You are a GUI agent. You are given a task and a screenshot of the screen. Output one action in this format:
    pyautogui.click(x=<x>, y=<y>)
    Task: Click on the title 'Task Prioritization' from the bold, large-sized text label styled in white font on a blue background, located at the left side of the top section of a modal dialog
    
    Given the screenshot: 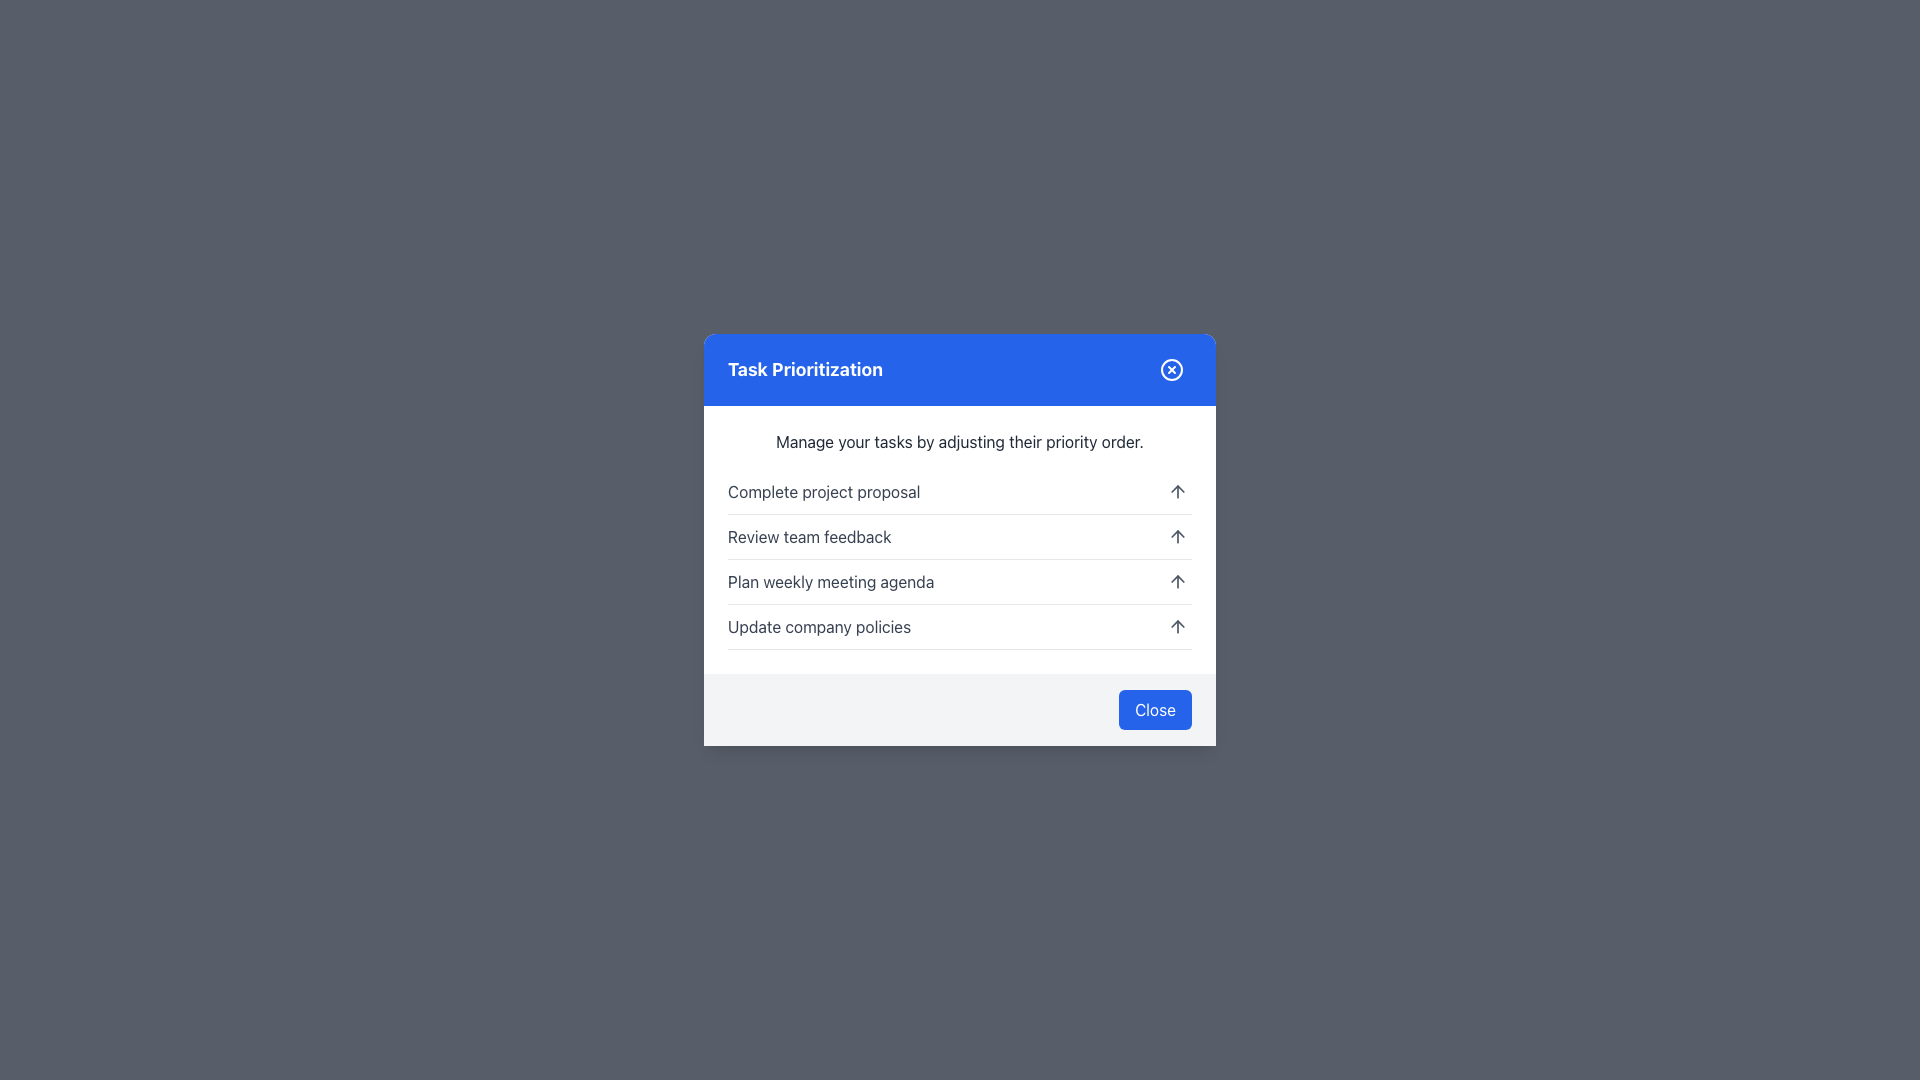 What is the action you would take?
    pyautogui.click(x=805, y=370)
    